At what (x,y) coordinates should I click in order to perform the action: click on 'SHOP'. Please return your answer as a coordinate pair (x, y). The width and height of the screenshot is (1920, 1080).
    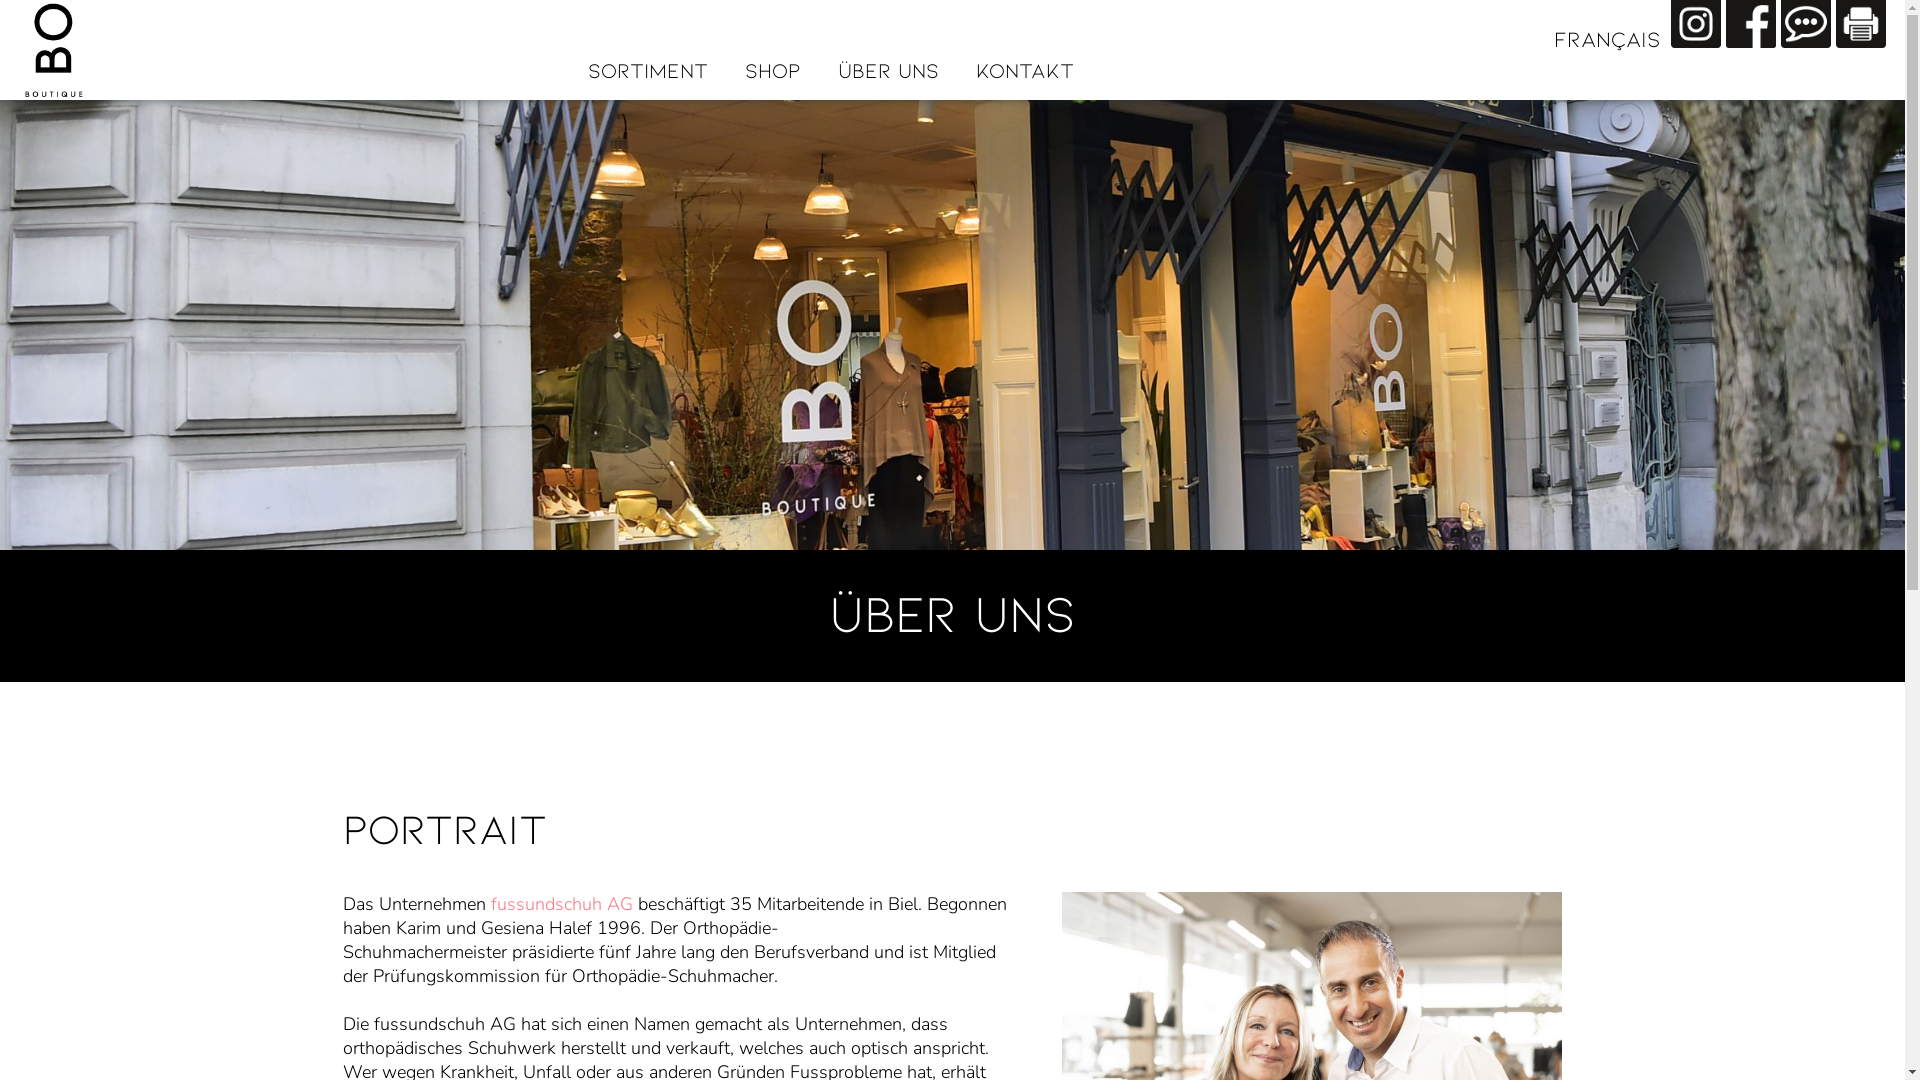
    Looking at the image, I should click on (727, 69).